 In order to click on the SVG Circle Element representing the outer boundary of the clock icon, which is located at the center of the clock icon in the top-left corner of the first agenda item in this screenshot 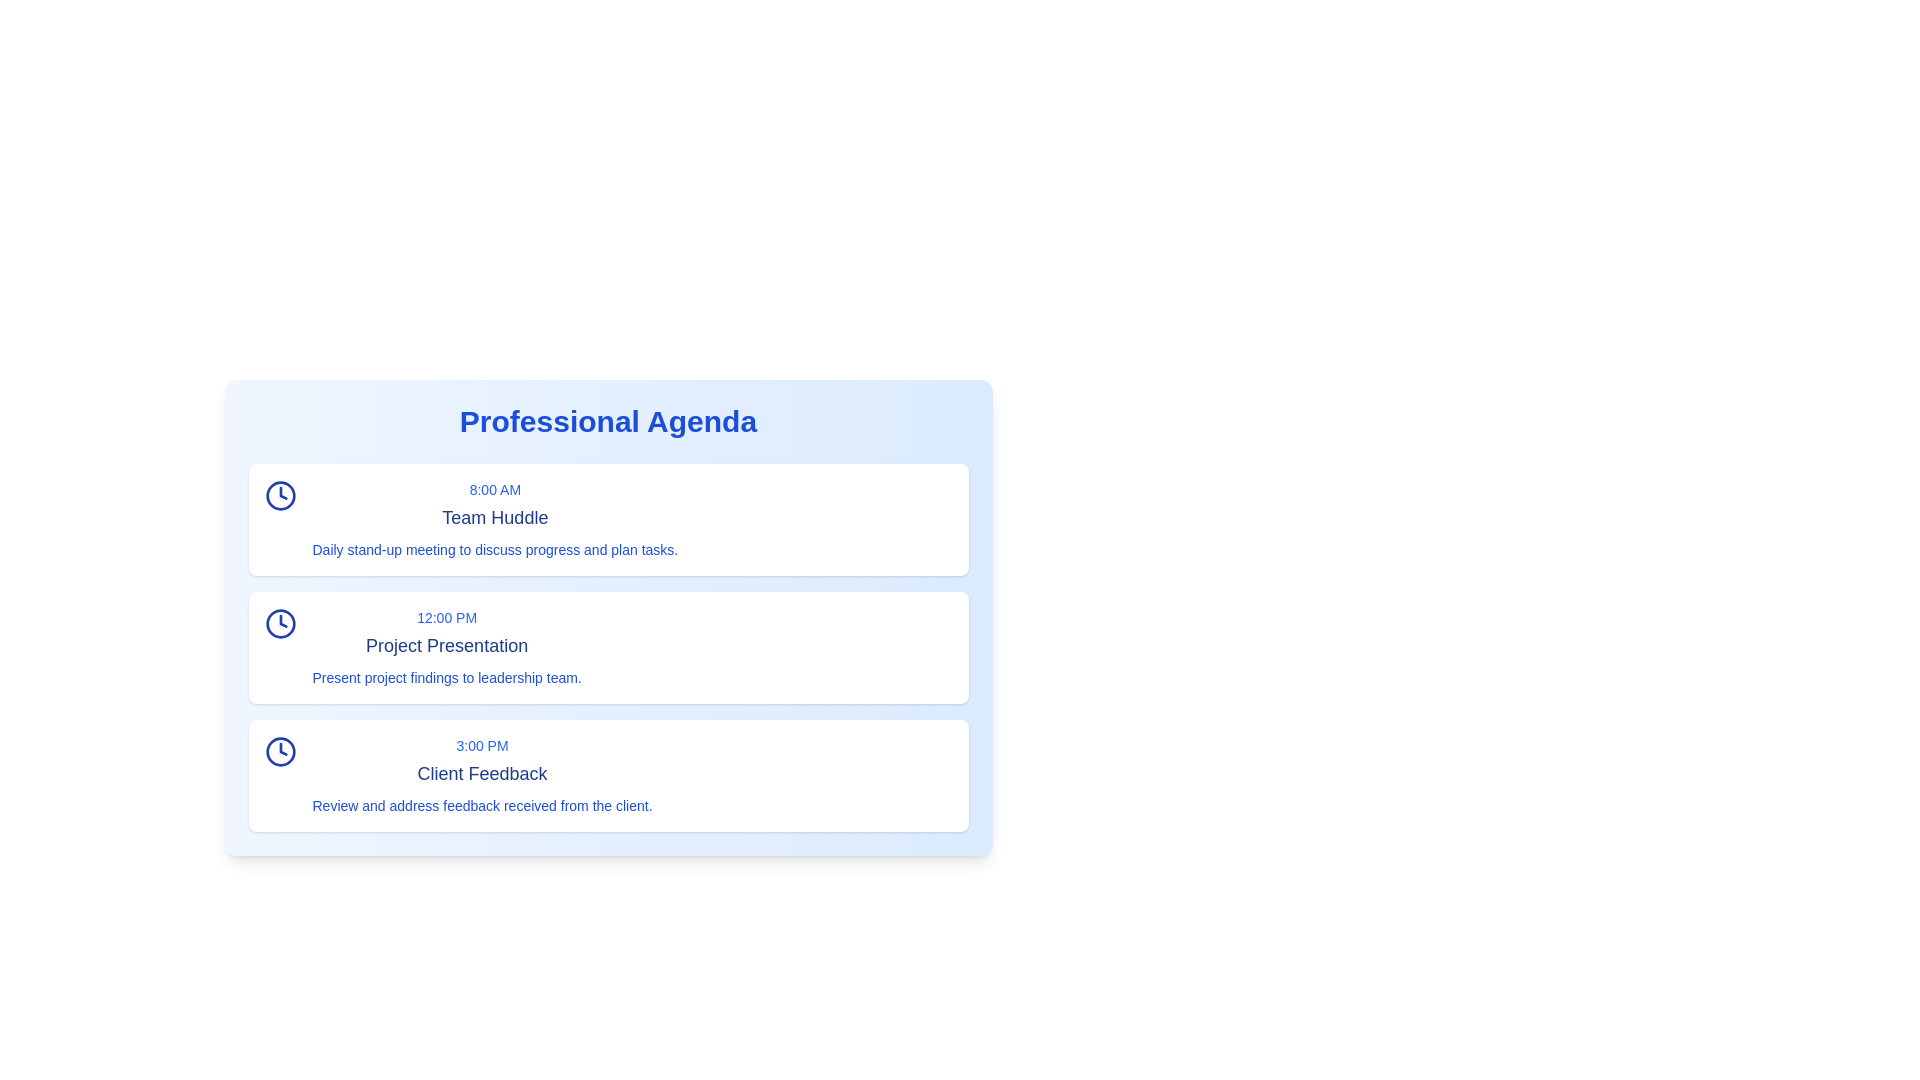, I will do `click(279, 495)`.